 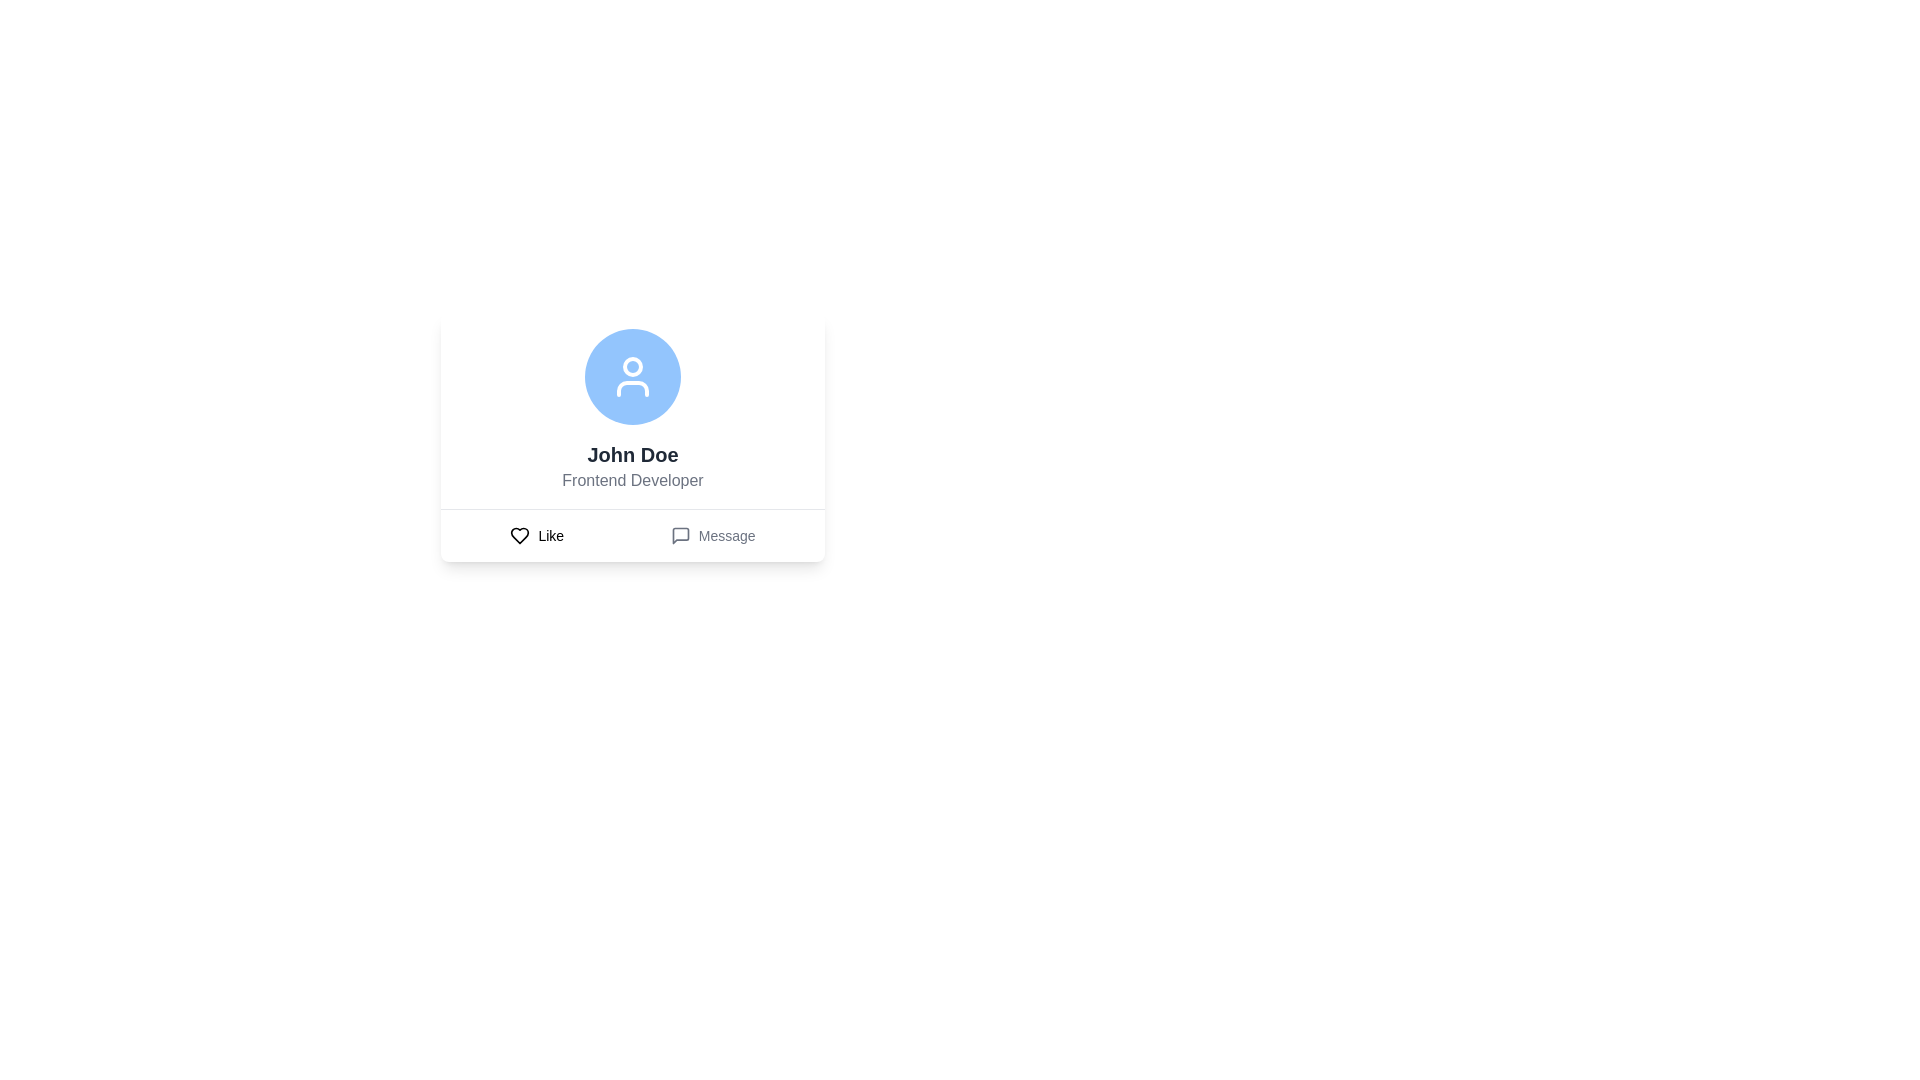 What do you see at coordinates (632, 436) in the screenshot?
I see `the user name` at bounding box center [632, 436].